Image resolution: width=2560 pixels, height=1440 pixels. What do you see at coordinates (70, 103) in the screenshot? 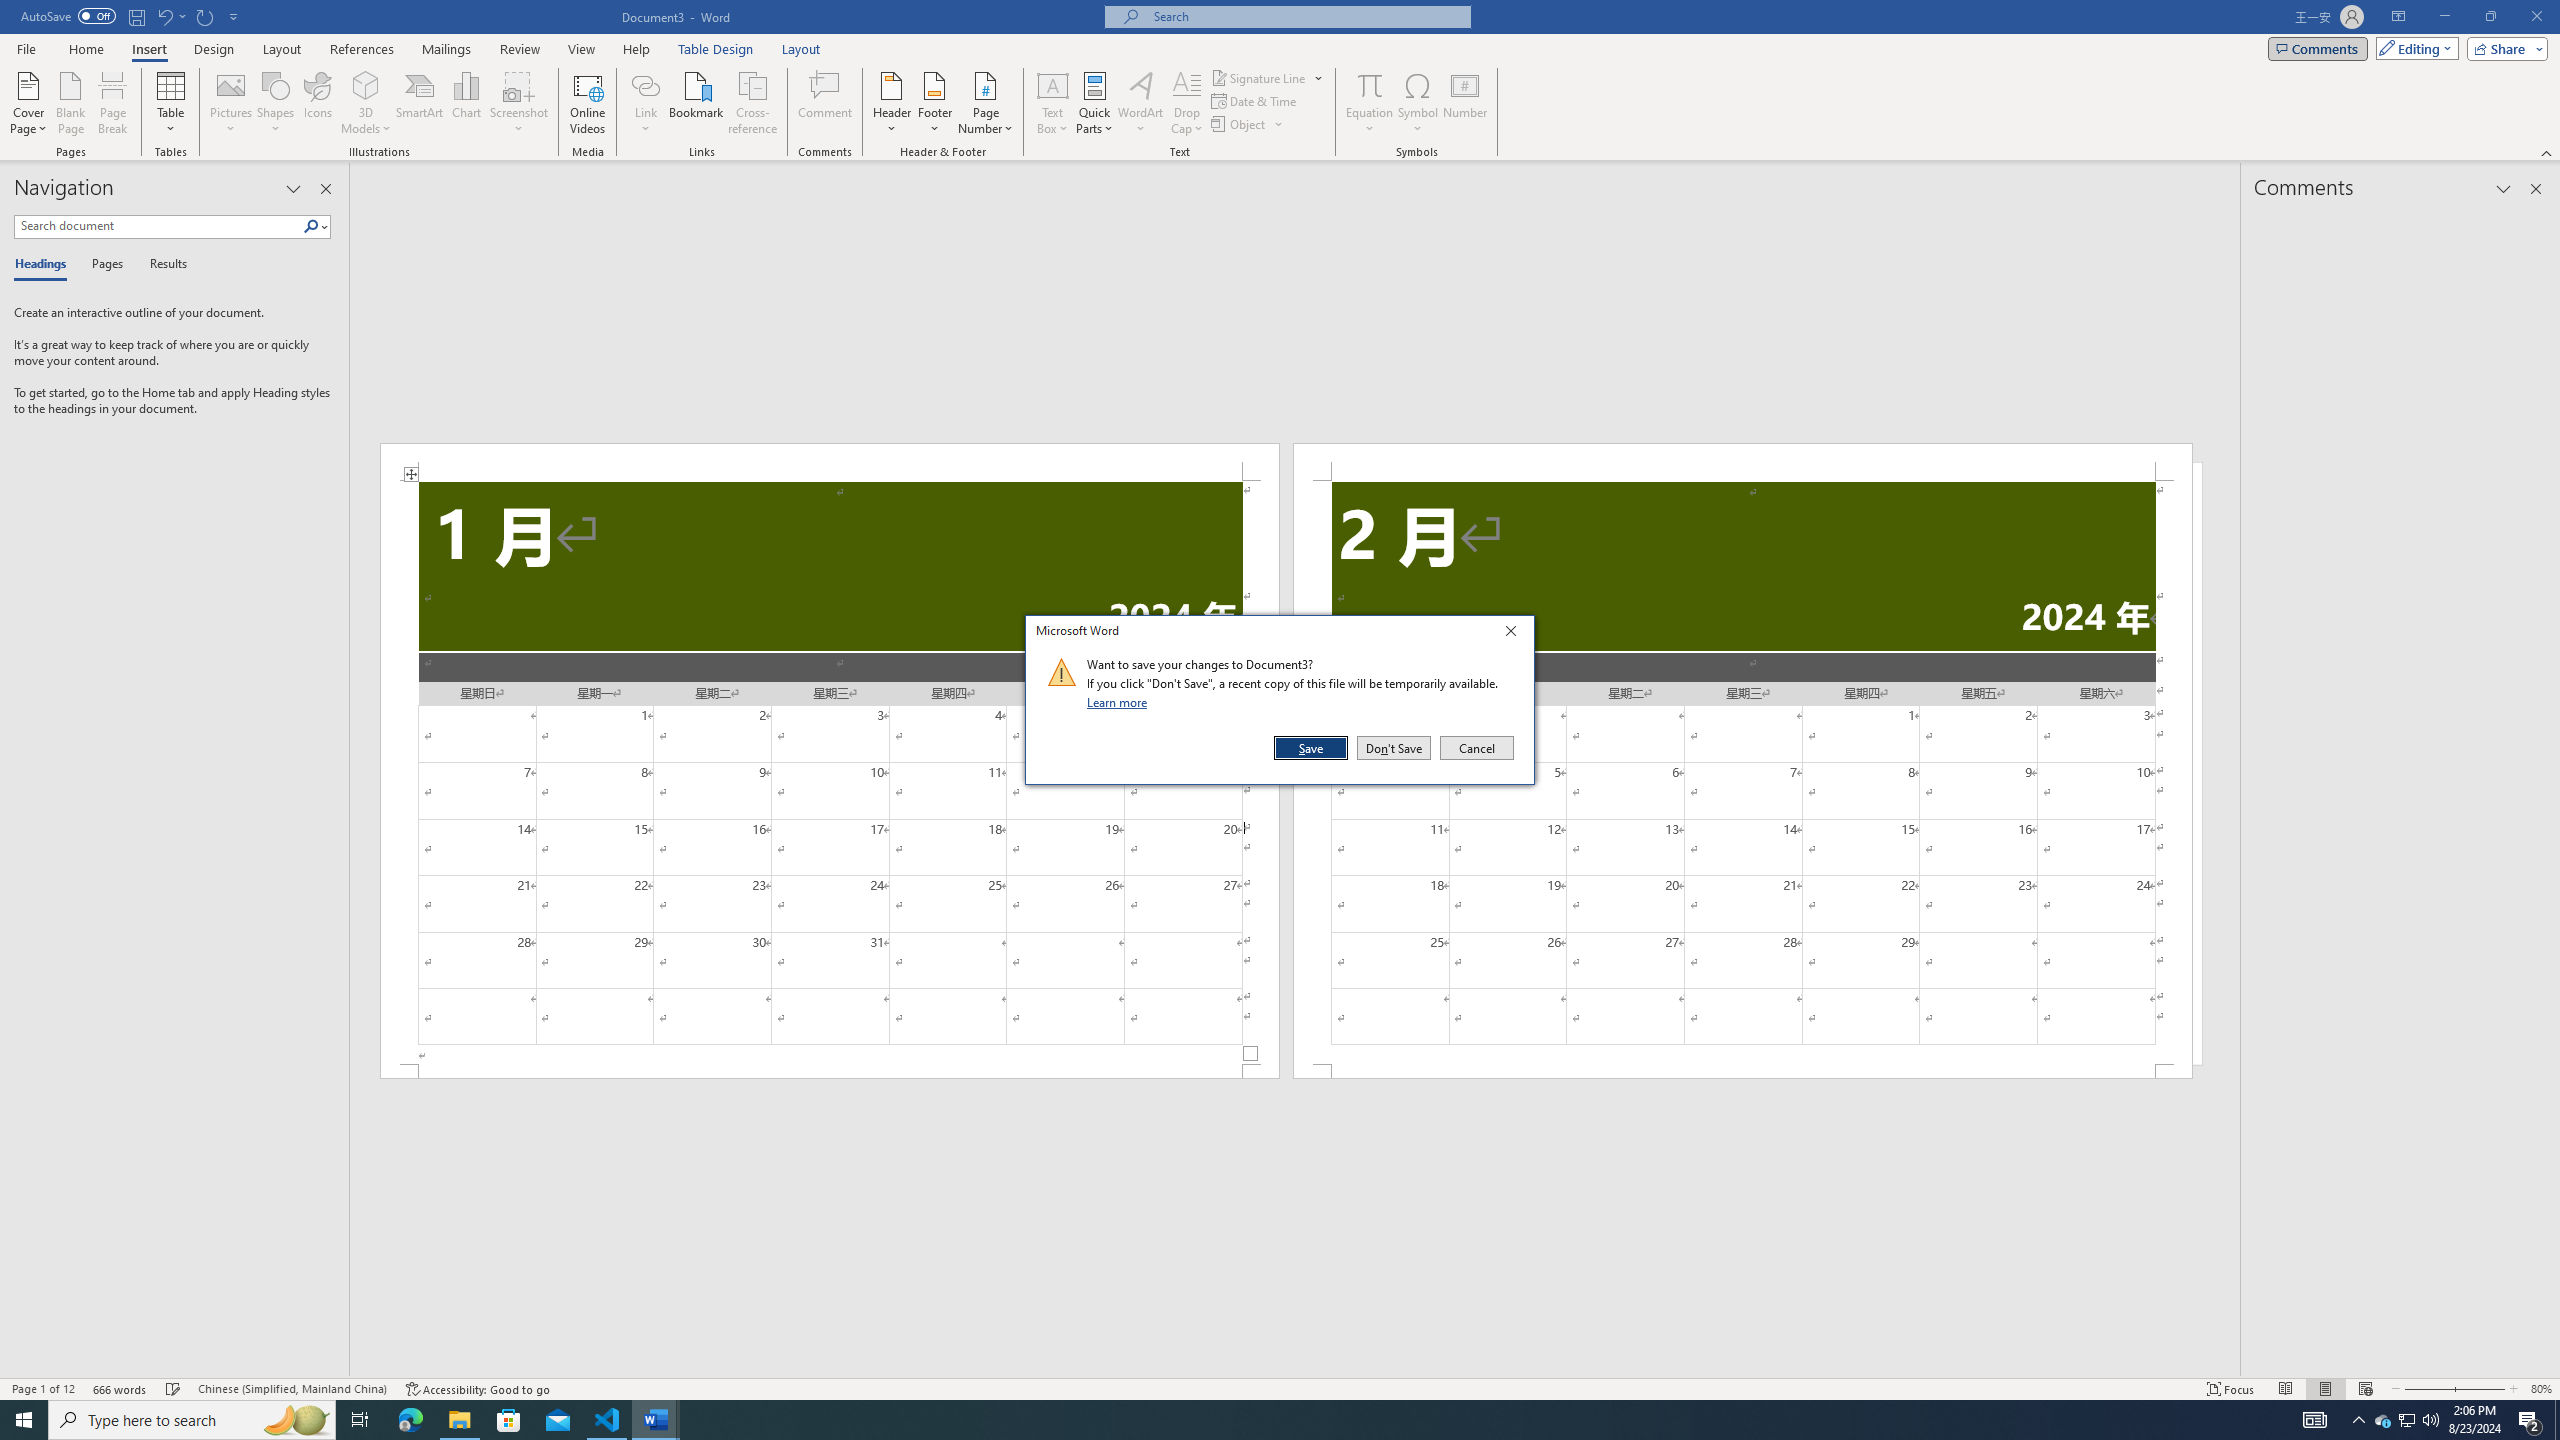
I see `'Blank Page'` at bounding box center [70, 103].